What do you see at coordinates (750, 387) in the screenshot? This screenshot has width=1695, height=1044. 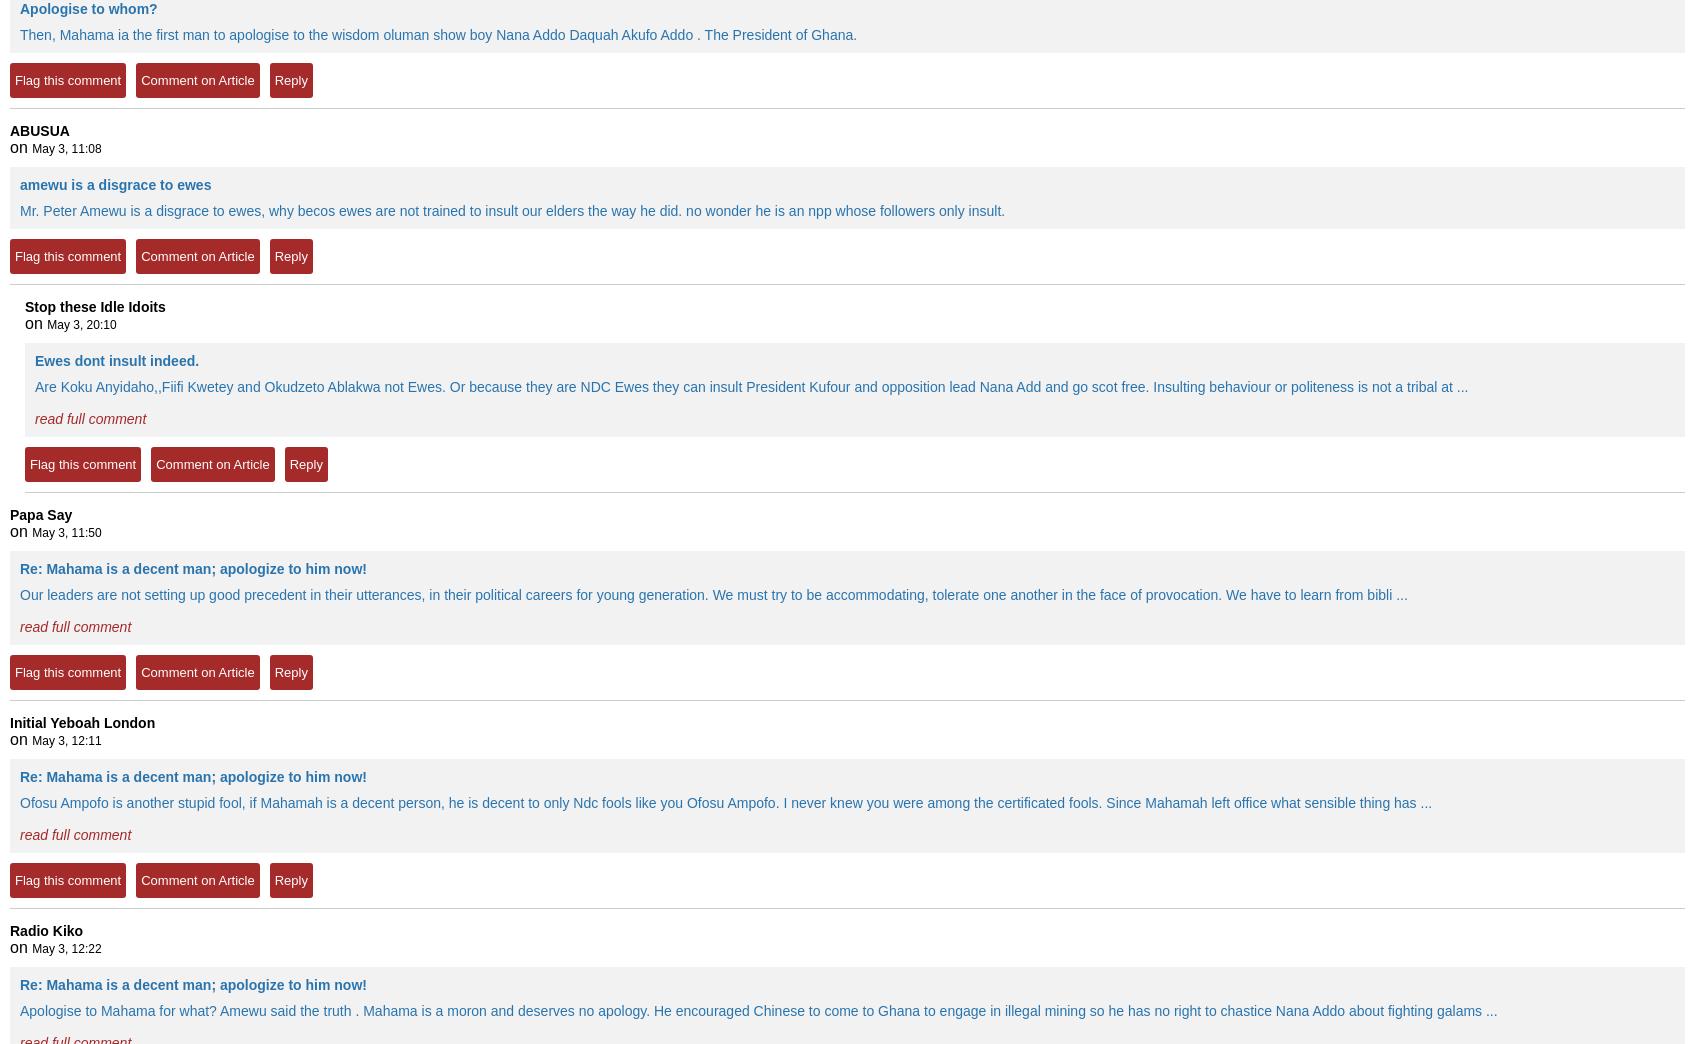 I see `'Are Koku Anyidaho,,Fiifi Kwetey and Okudzeto Ablakwa not Ewes. Or  because they are NDC Ewes they can insult President Kufour and opposition lead Nana Add and go scot free. Insulting behaviour or politeness is not a tribal at ...'` at bounding box center [750, 387].